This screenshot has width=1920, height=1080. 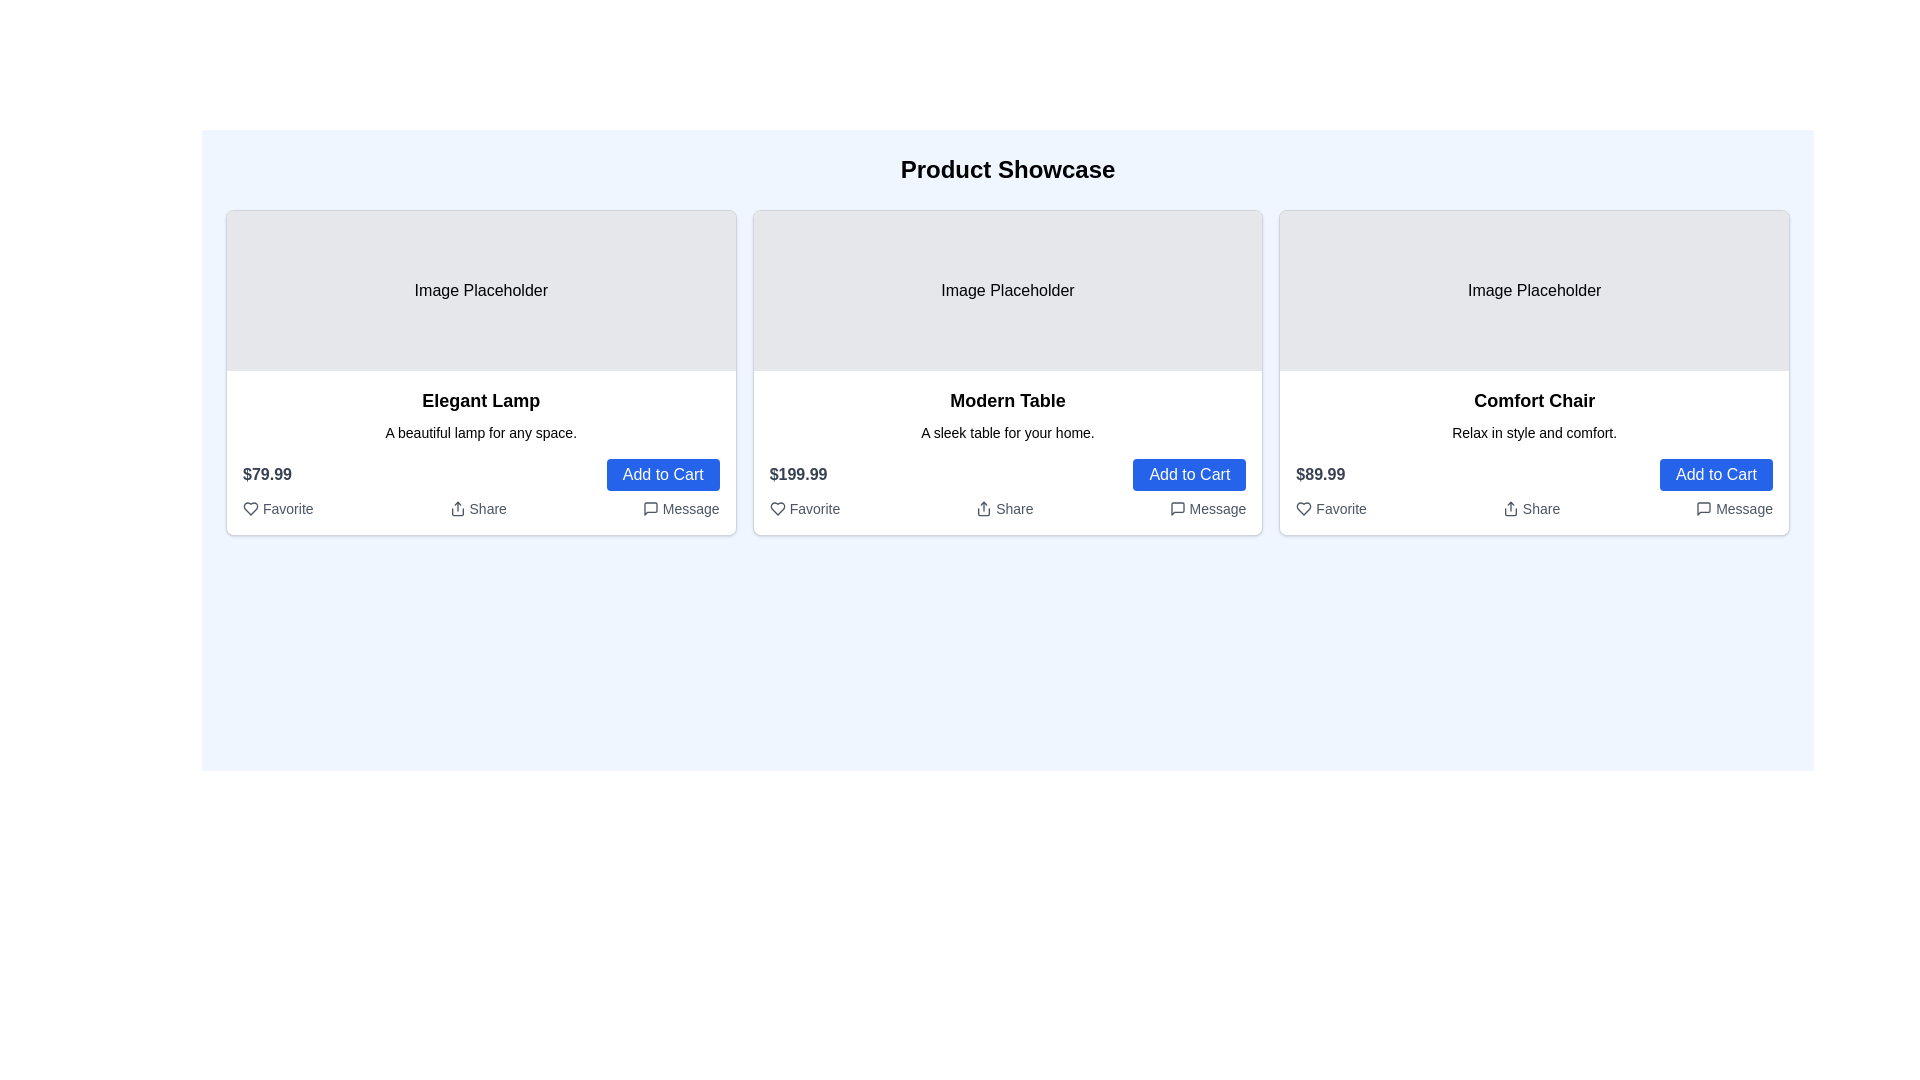 What do you see at coordinates (1008, 290) in the screenshot?
I see `the image placeholder located at the top of the center card, directly above the title 'Modern Table'` at bounding box center [1008, 290].